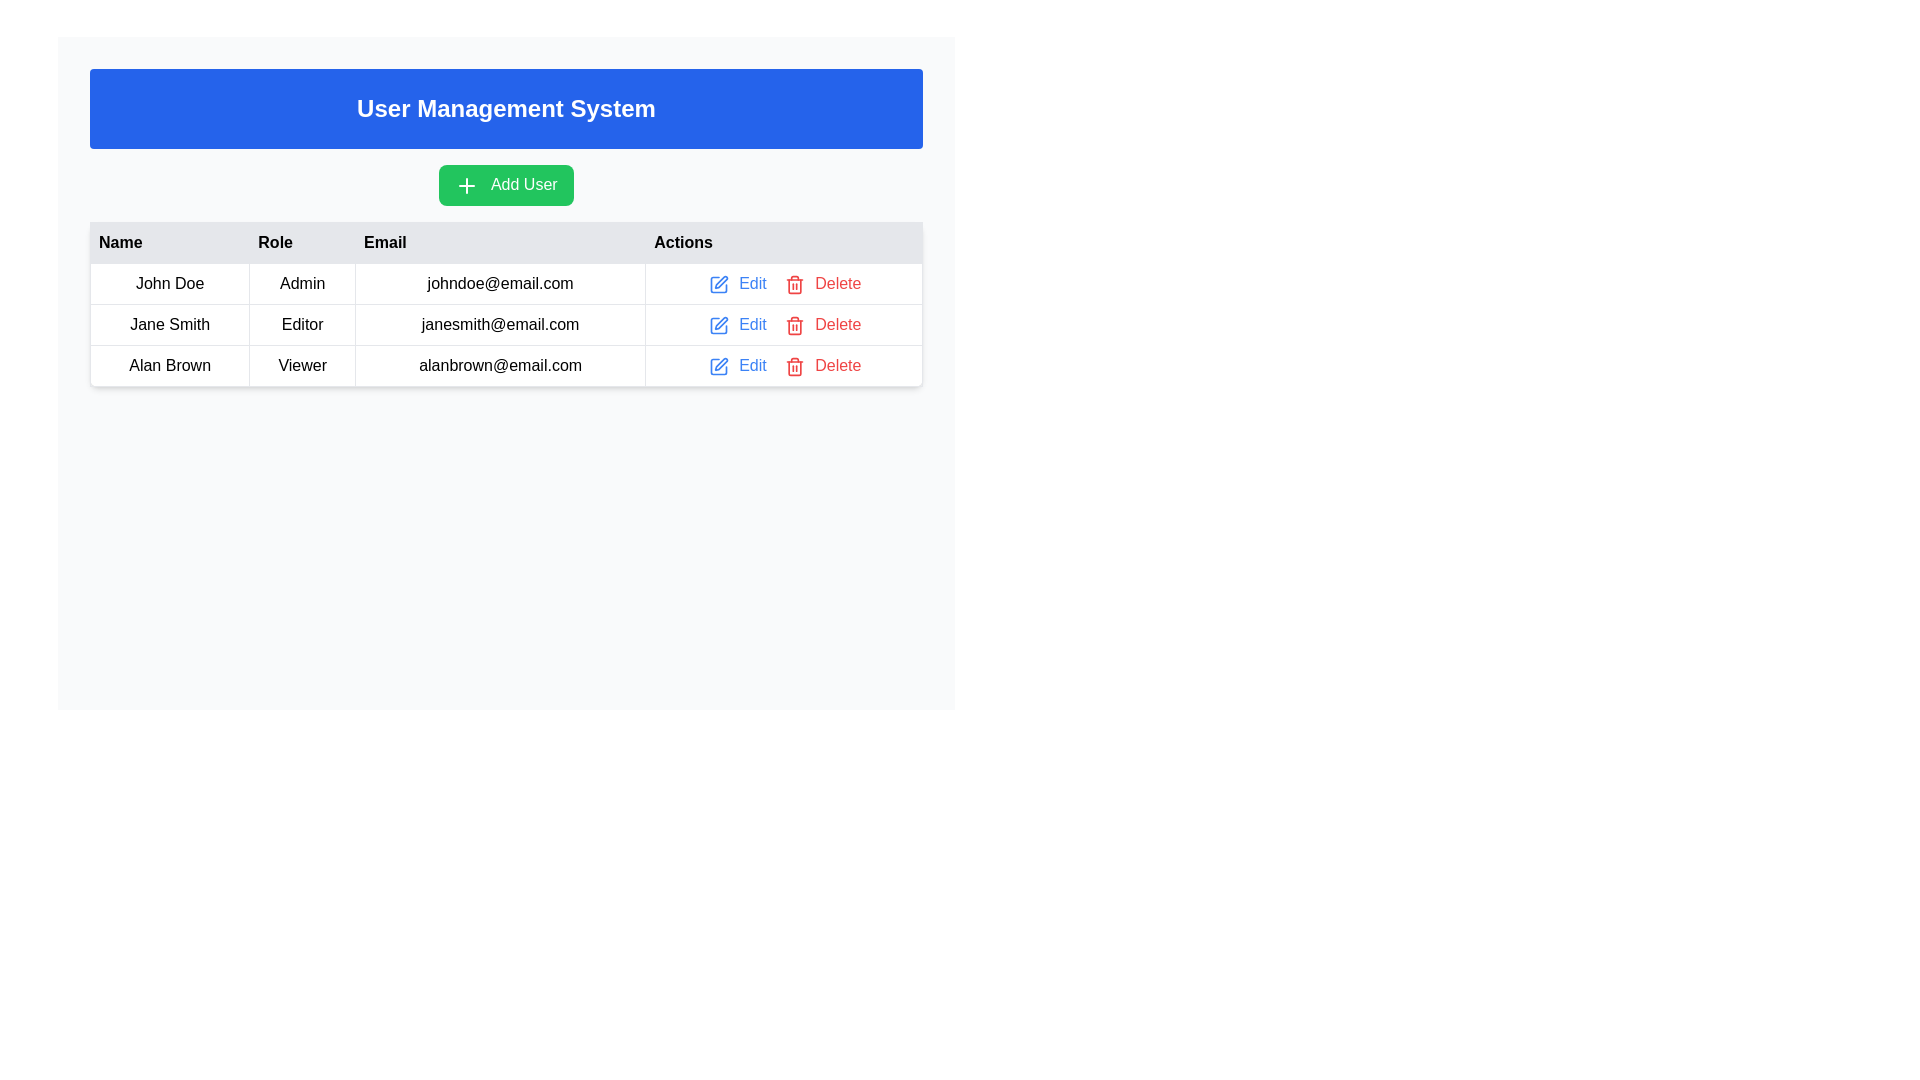  What do you see at coordinates (718, 366) in the screenshot?
I see `the edit icon located in the 'Actions' column of the last row corresponding to the user 'Alan Brown', which is positioned to the left of the 'Edit' label text` at bounding box center [718, 366].